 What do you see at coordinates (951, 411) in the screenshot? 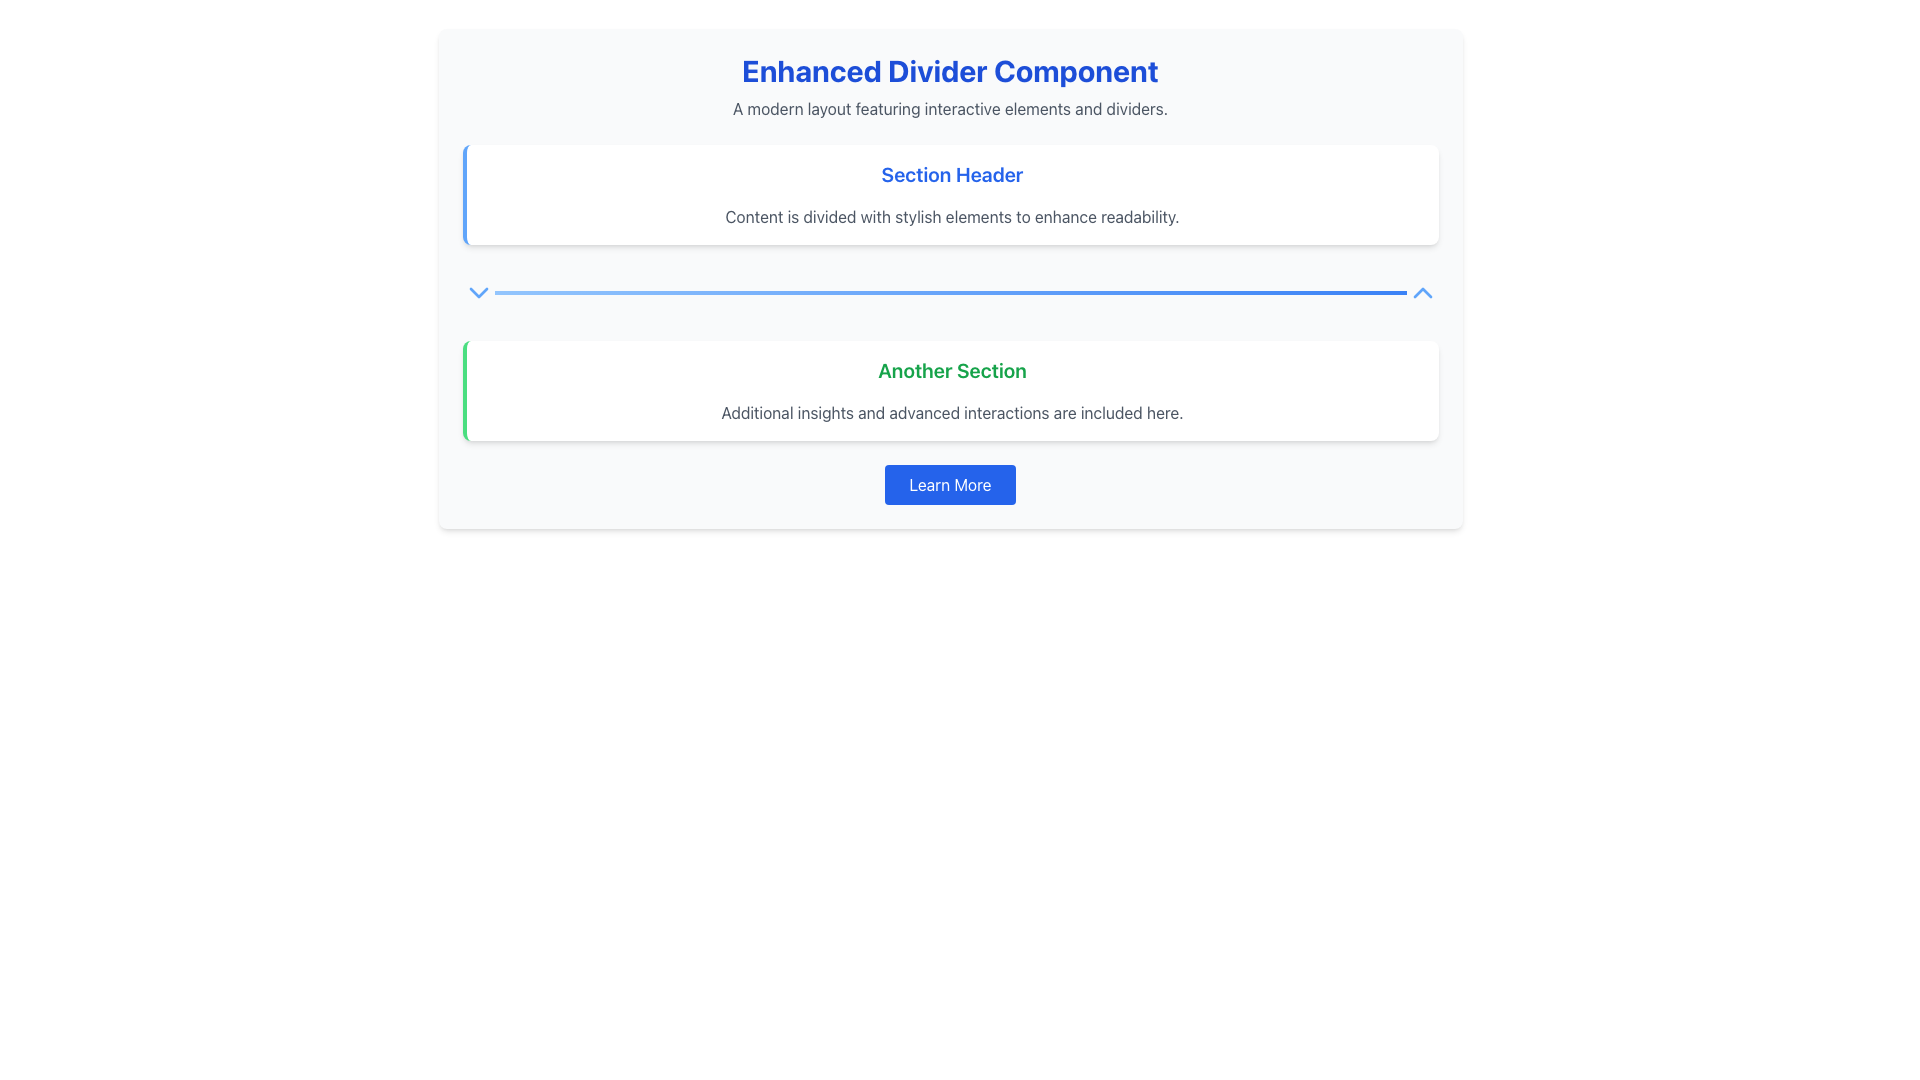
I see `the text element displaying 'Additional insights and advanced interactions are included here,' which is styled in muted gray and is located below the green heading labeled 'Another Section.'` at bounding box center [951, 411].